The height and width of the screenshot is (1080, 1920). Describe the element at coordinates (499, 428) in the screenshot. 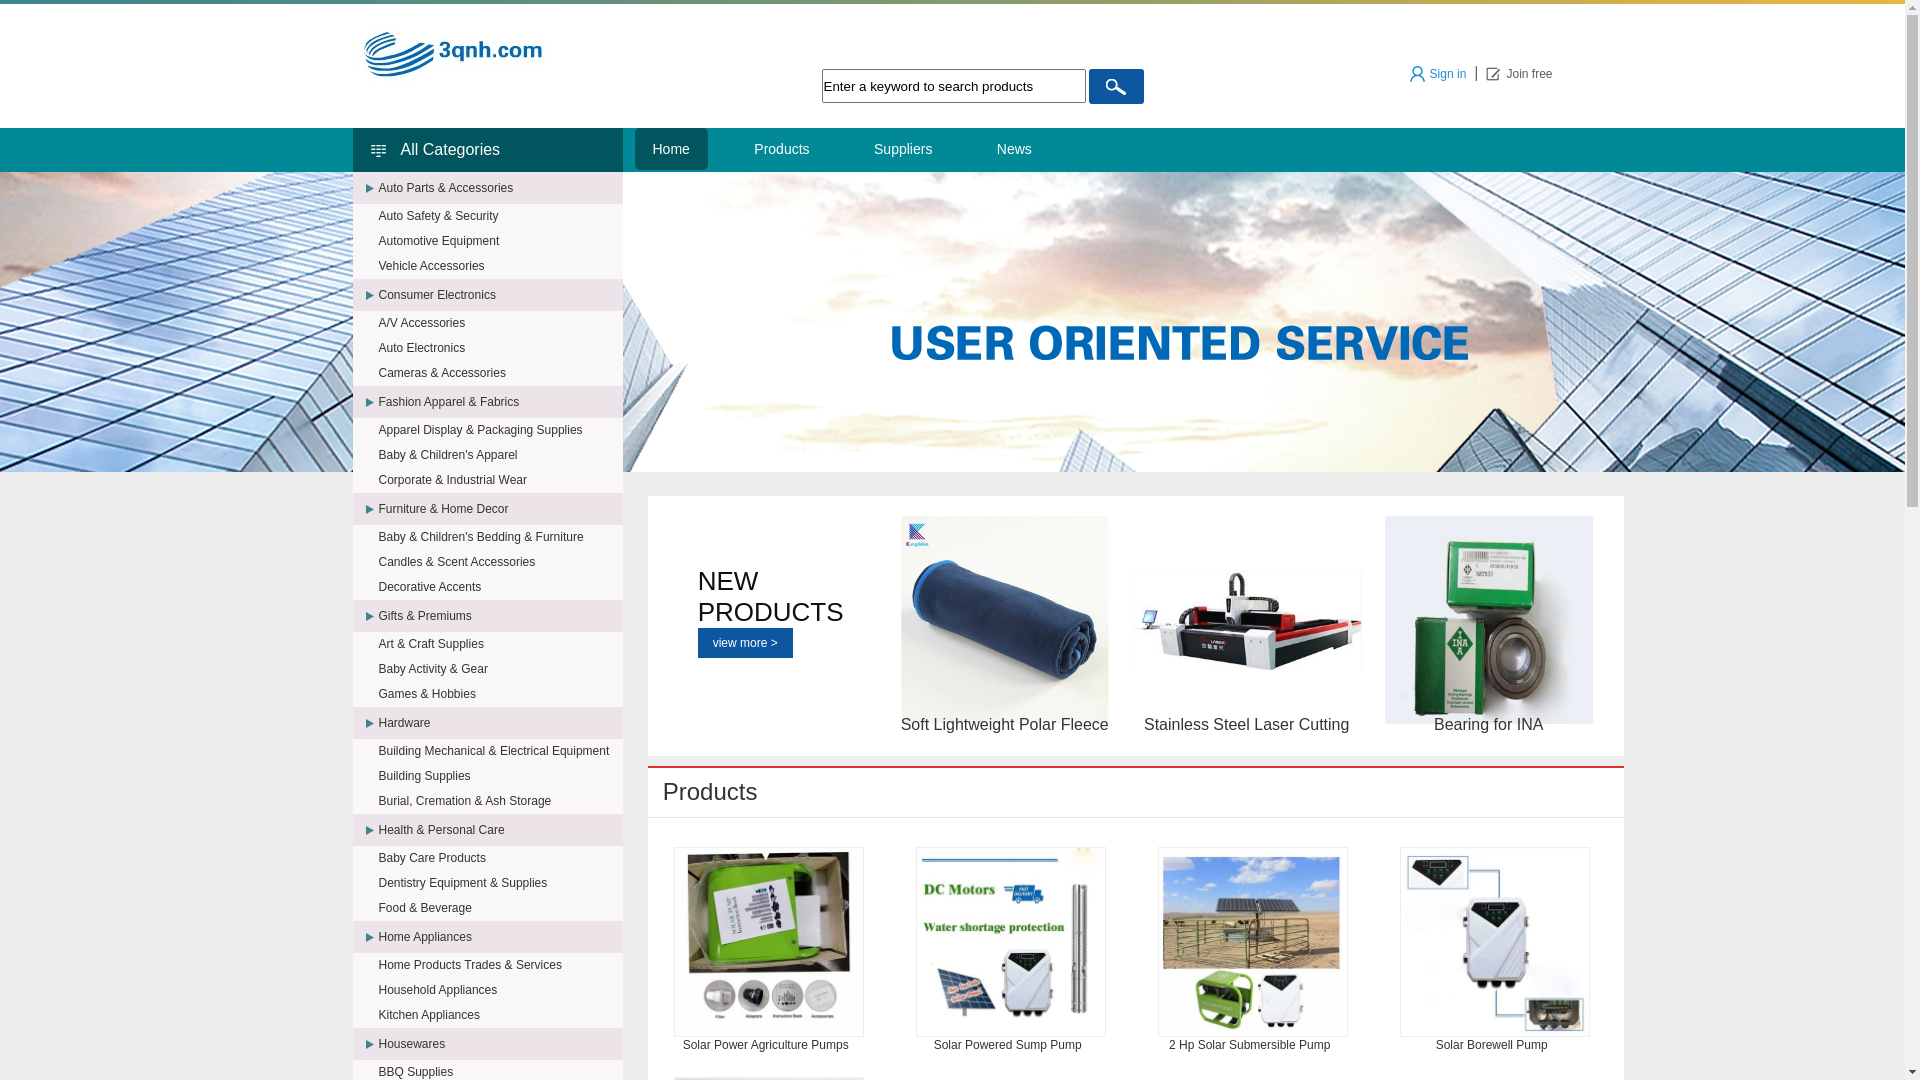

I see `'Apparel Display & Packaging Supplies'` at that location.